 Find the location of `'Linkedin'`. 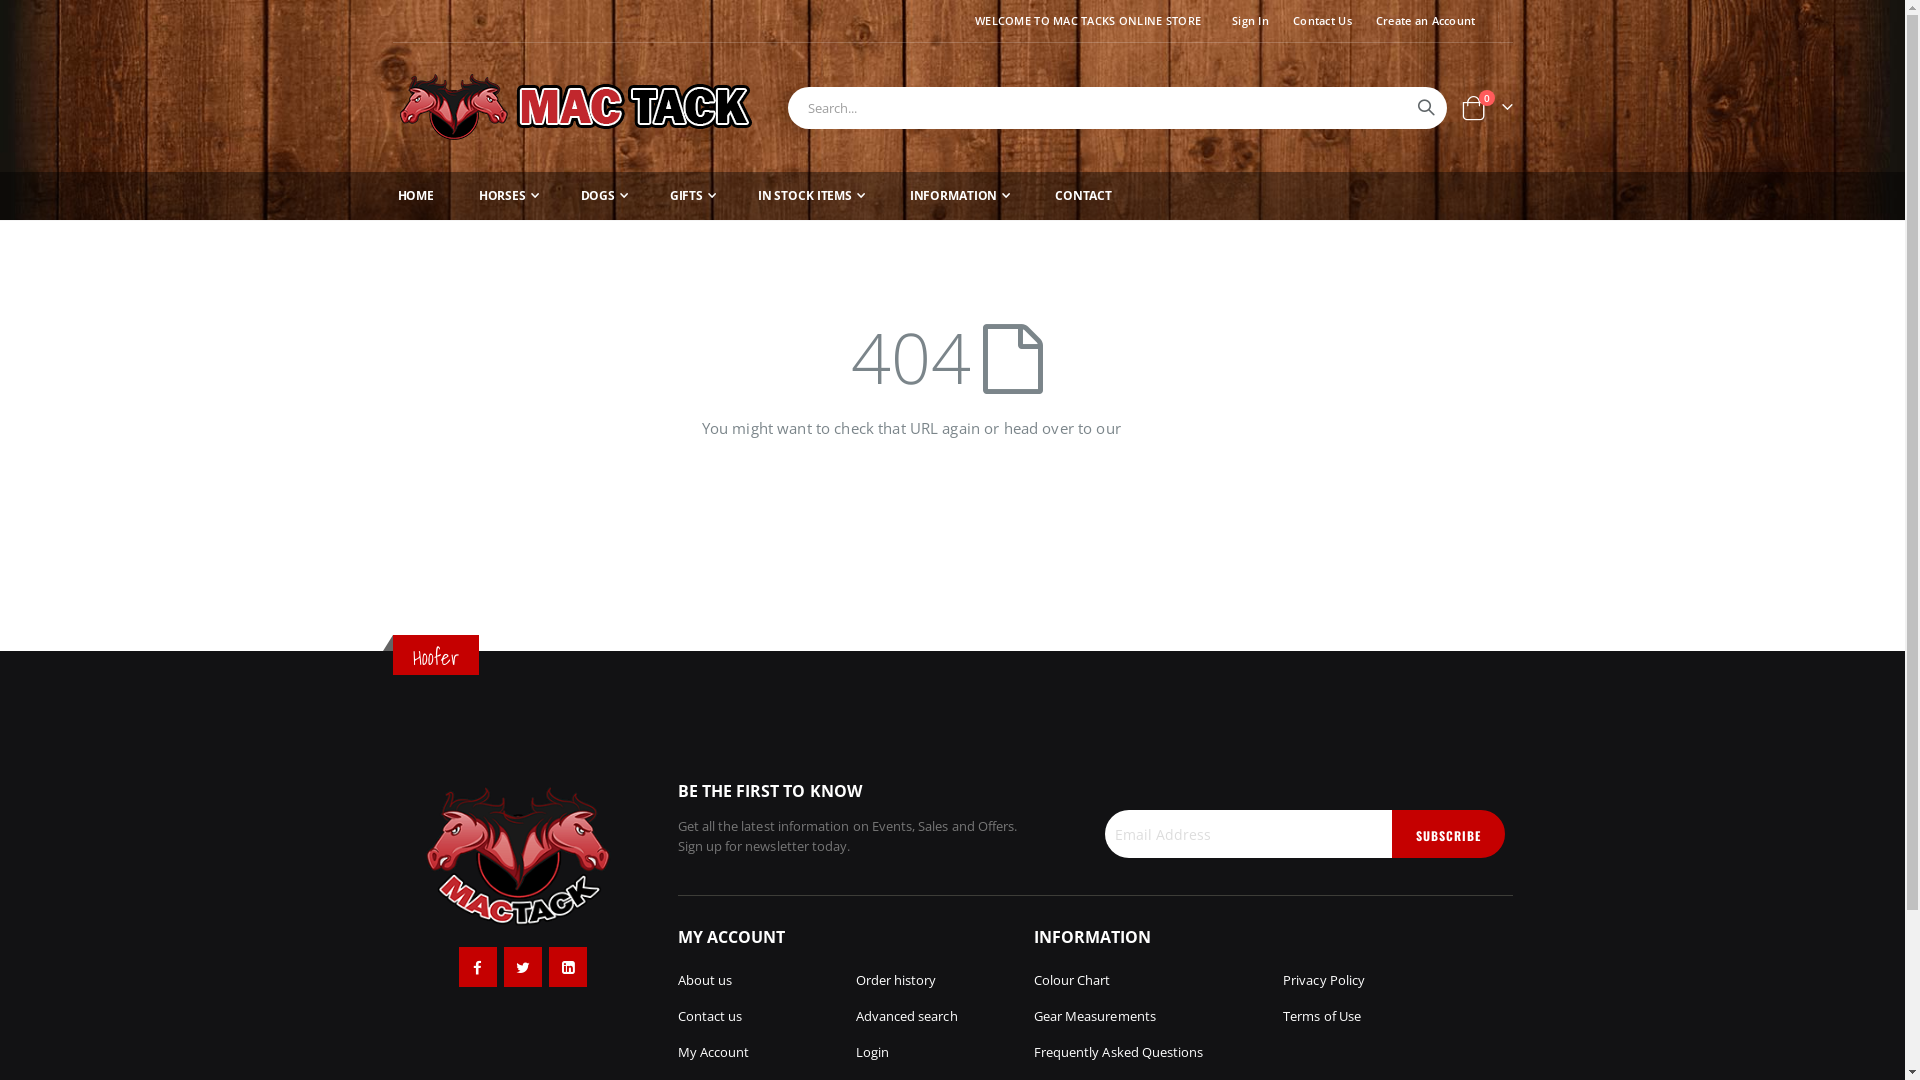

'Linkedin' is located at coordinates (566, 966).